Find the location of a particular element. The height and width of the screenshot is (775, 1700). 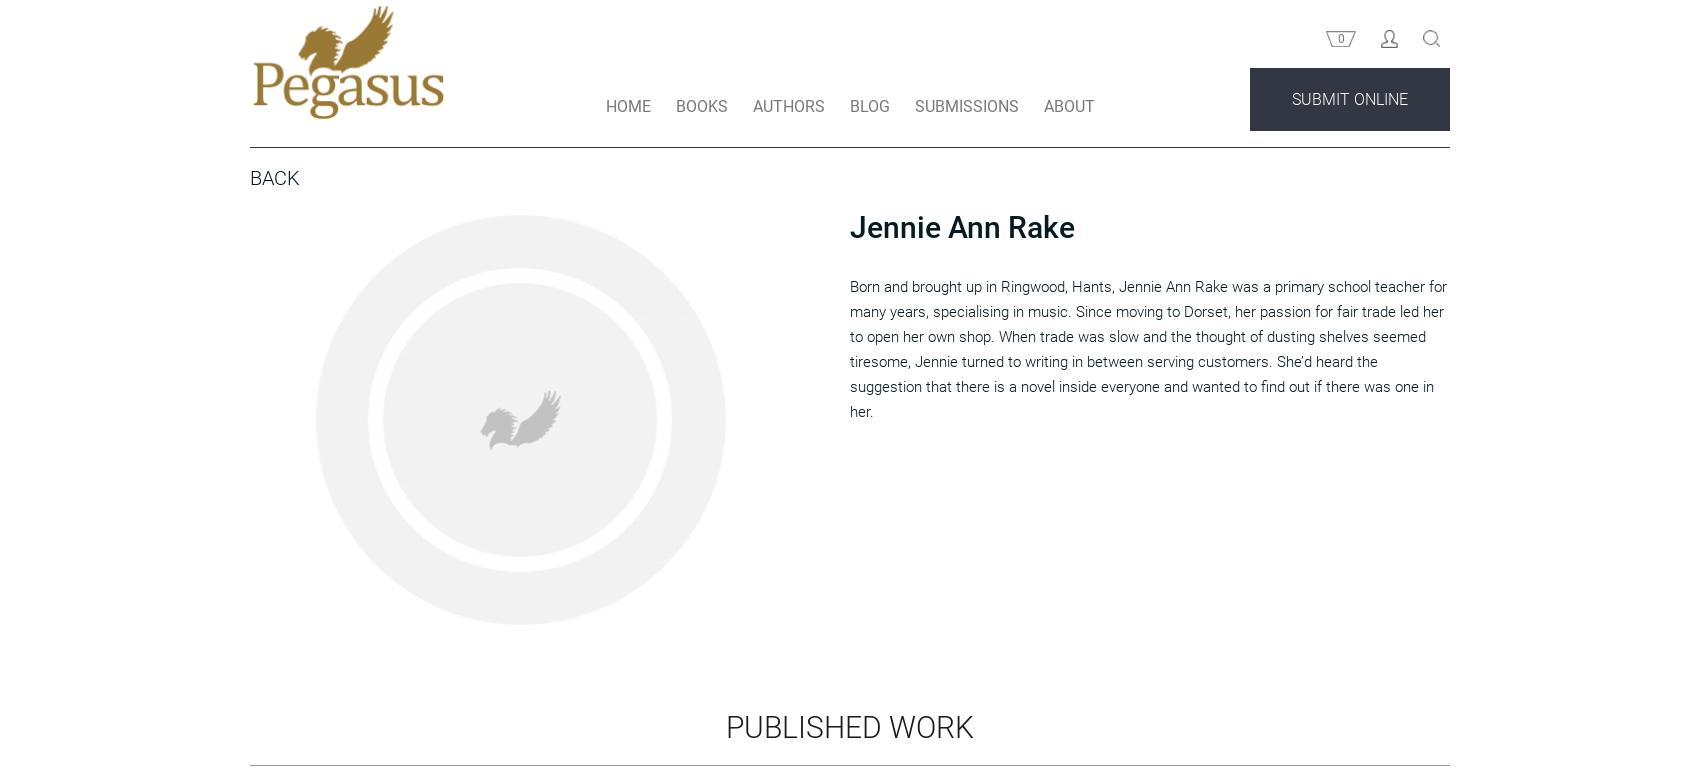

'AUTHORS' is located at coordinates (786, 143).